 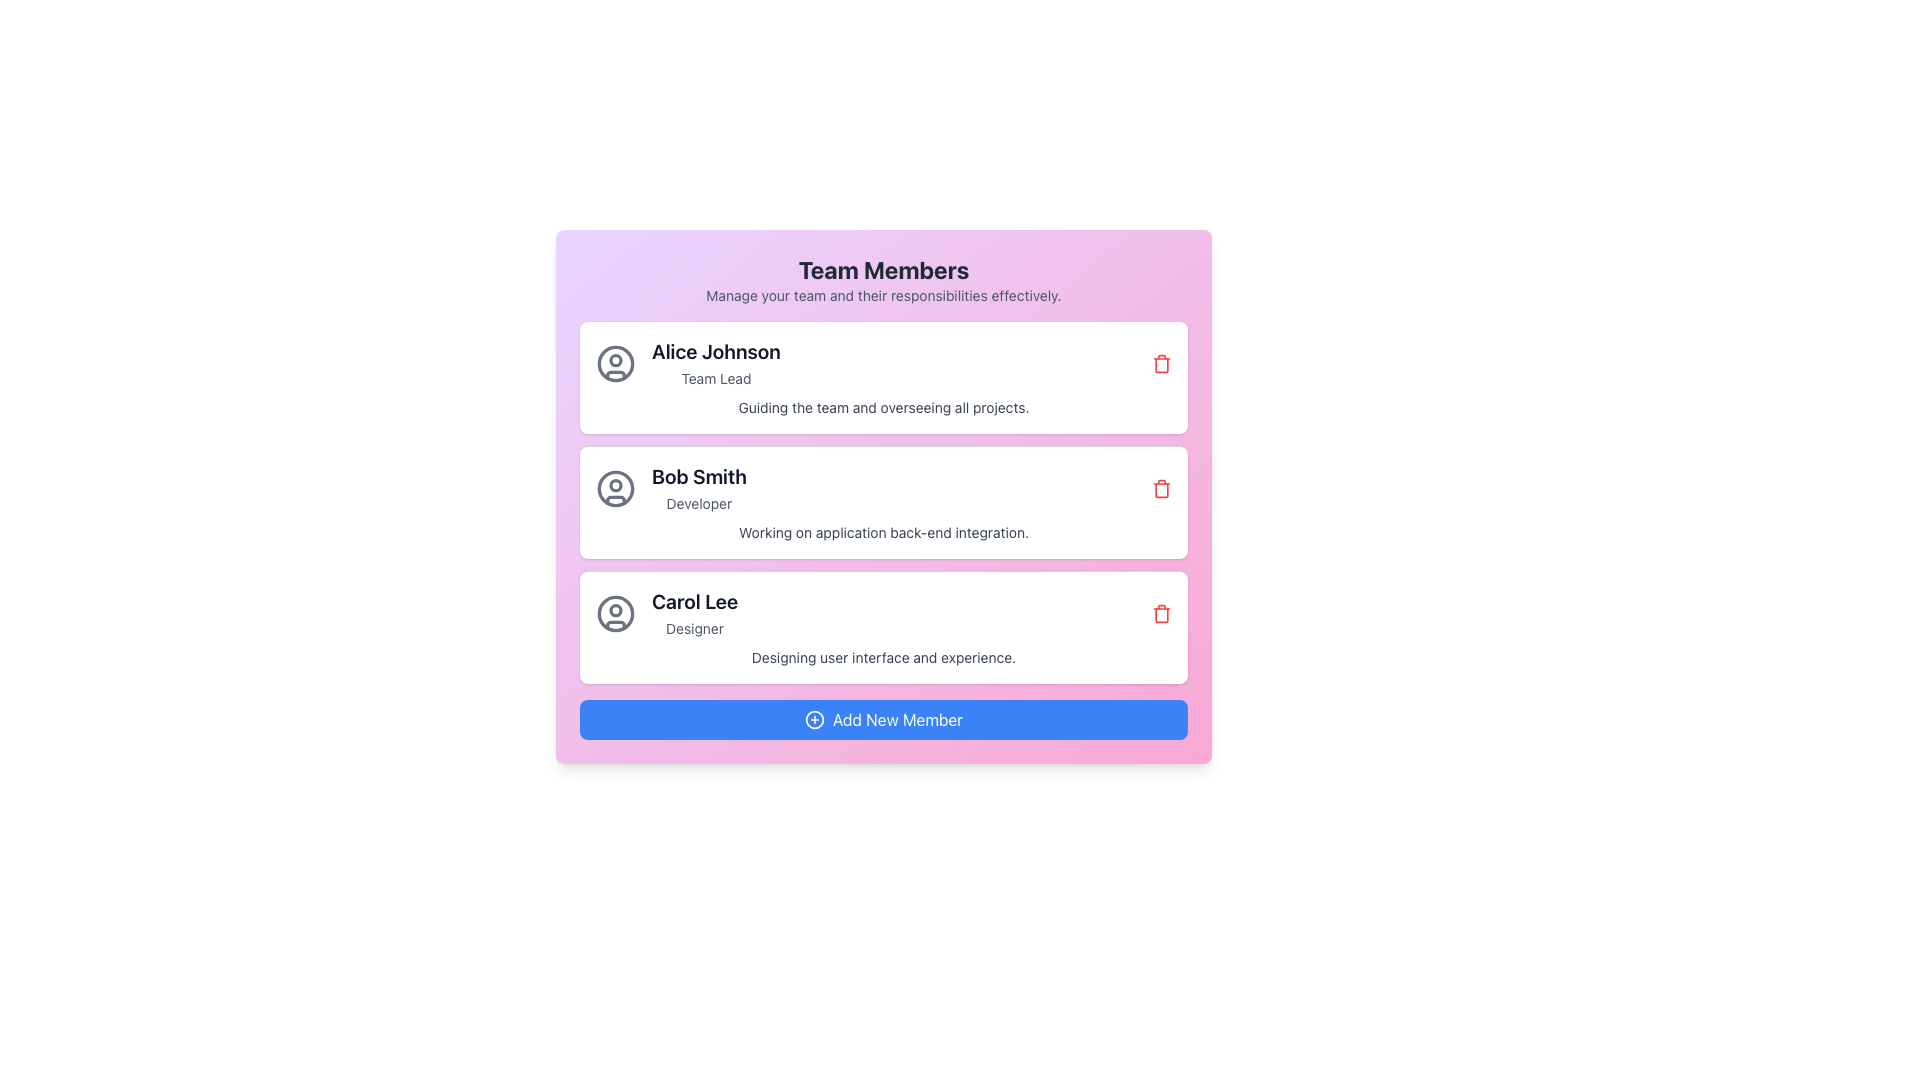 I want to click on the 'Add New Team Member' button located at the bottom of the 'Team Members' card, so click(x=882, y=720).